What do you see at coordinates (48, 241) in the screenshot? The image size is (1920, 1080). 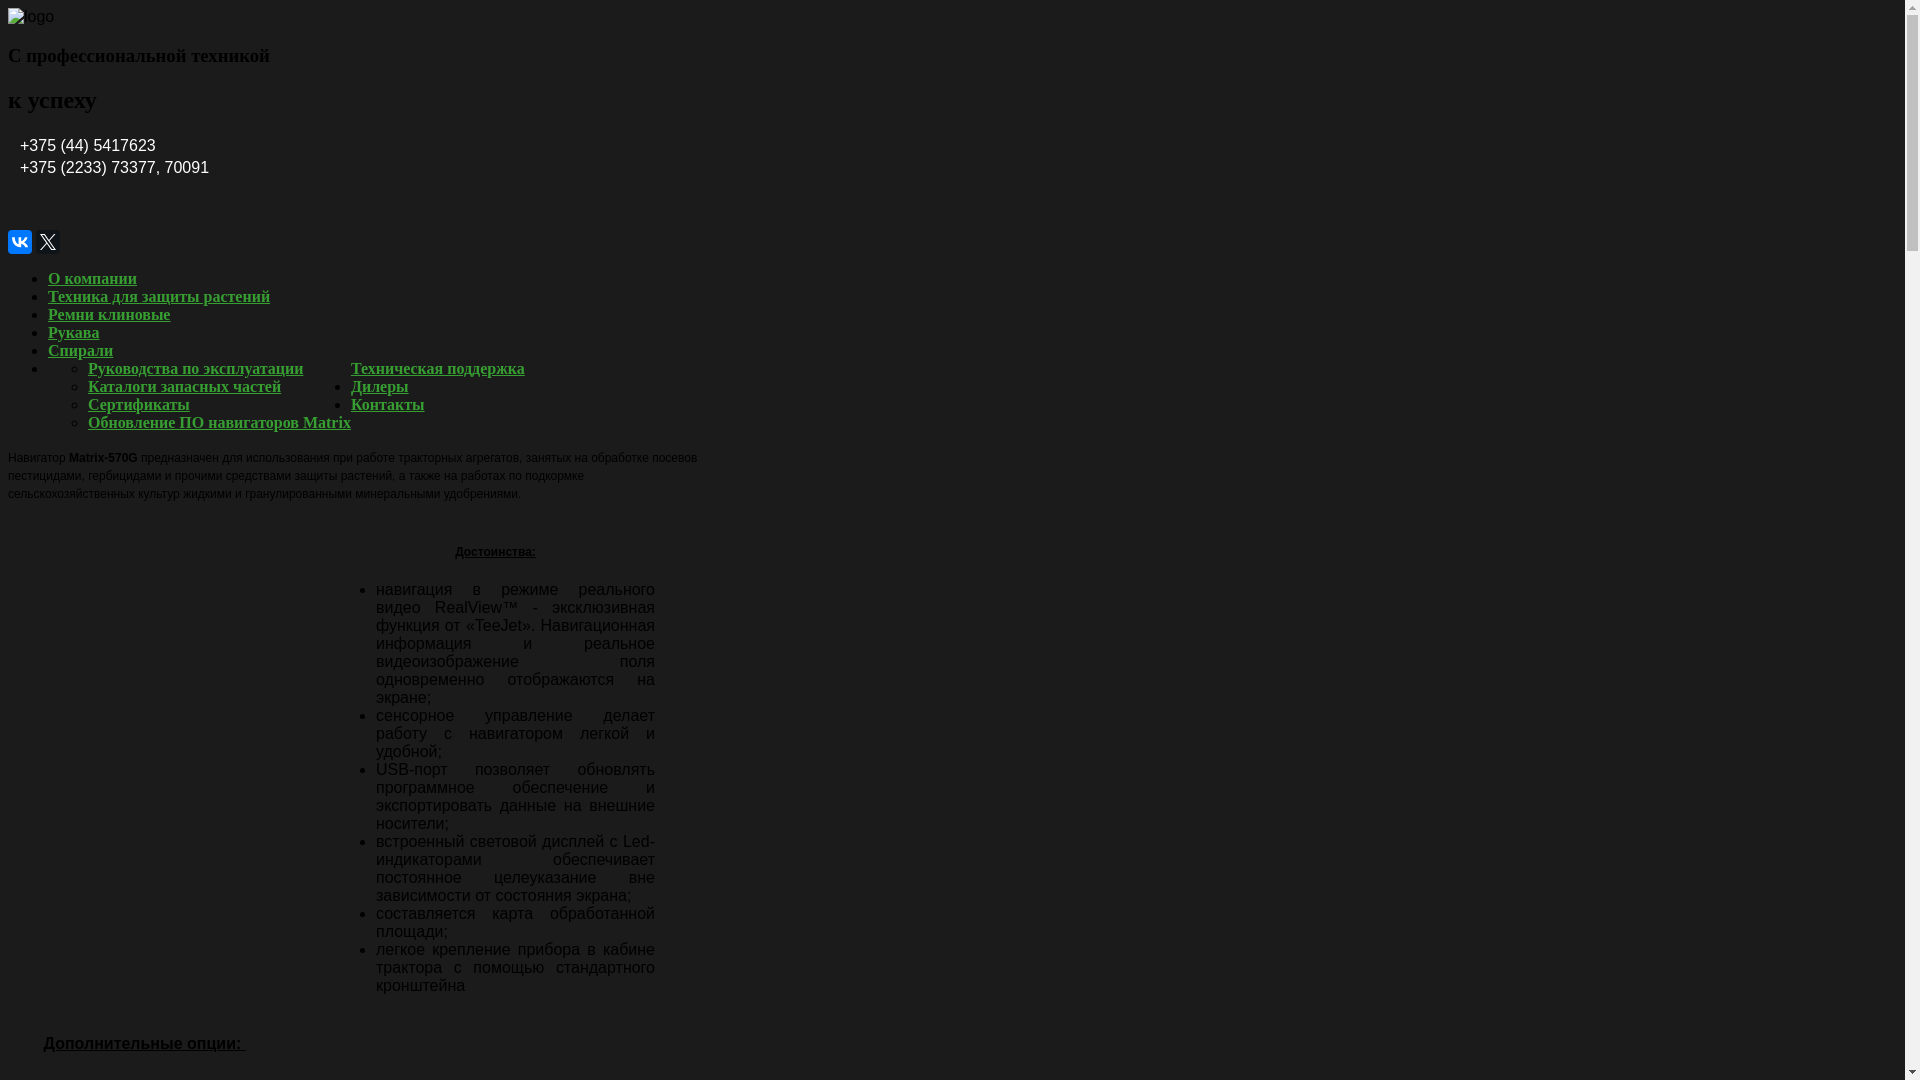 I see `'Twitter'` at bounding box center [48, 241].